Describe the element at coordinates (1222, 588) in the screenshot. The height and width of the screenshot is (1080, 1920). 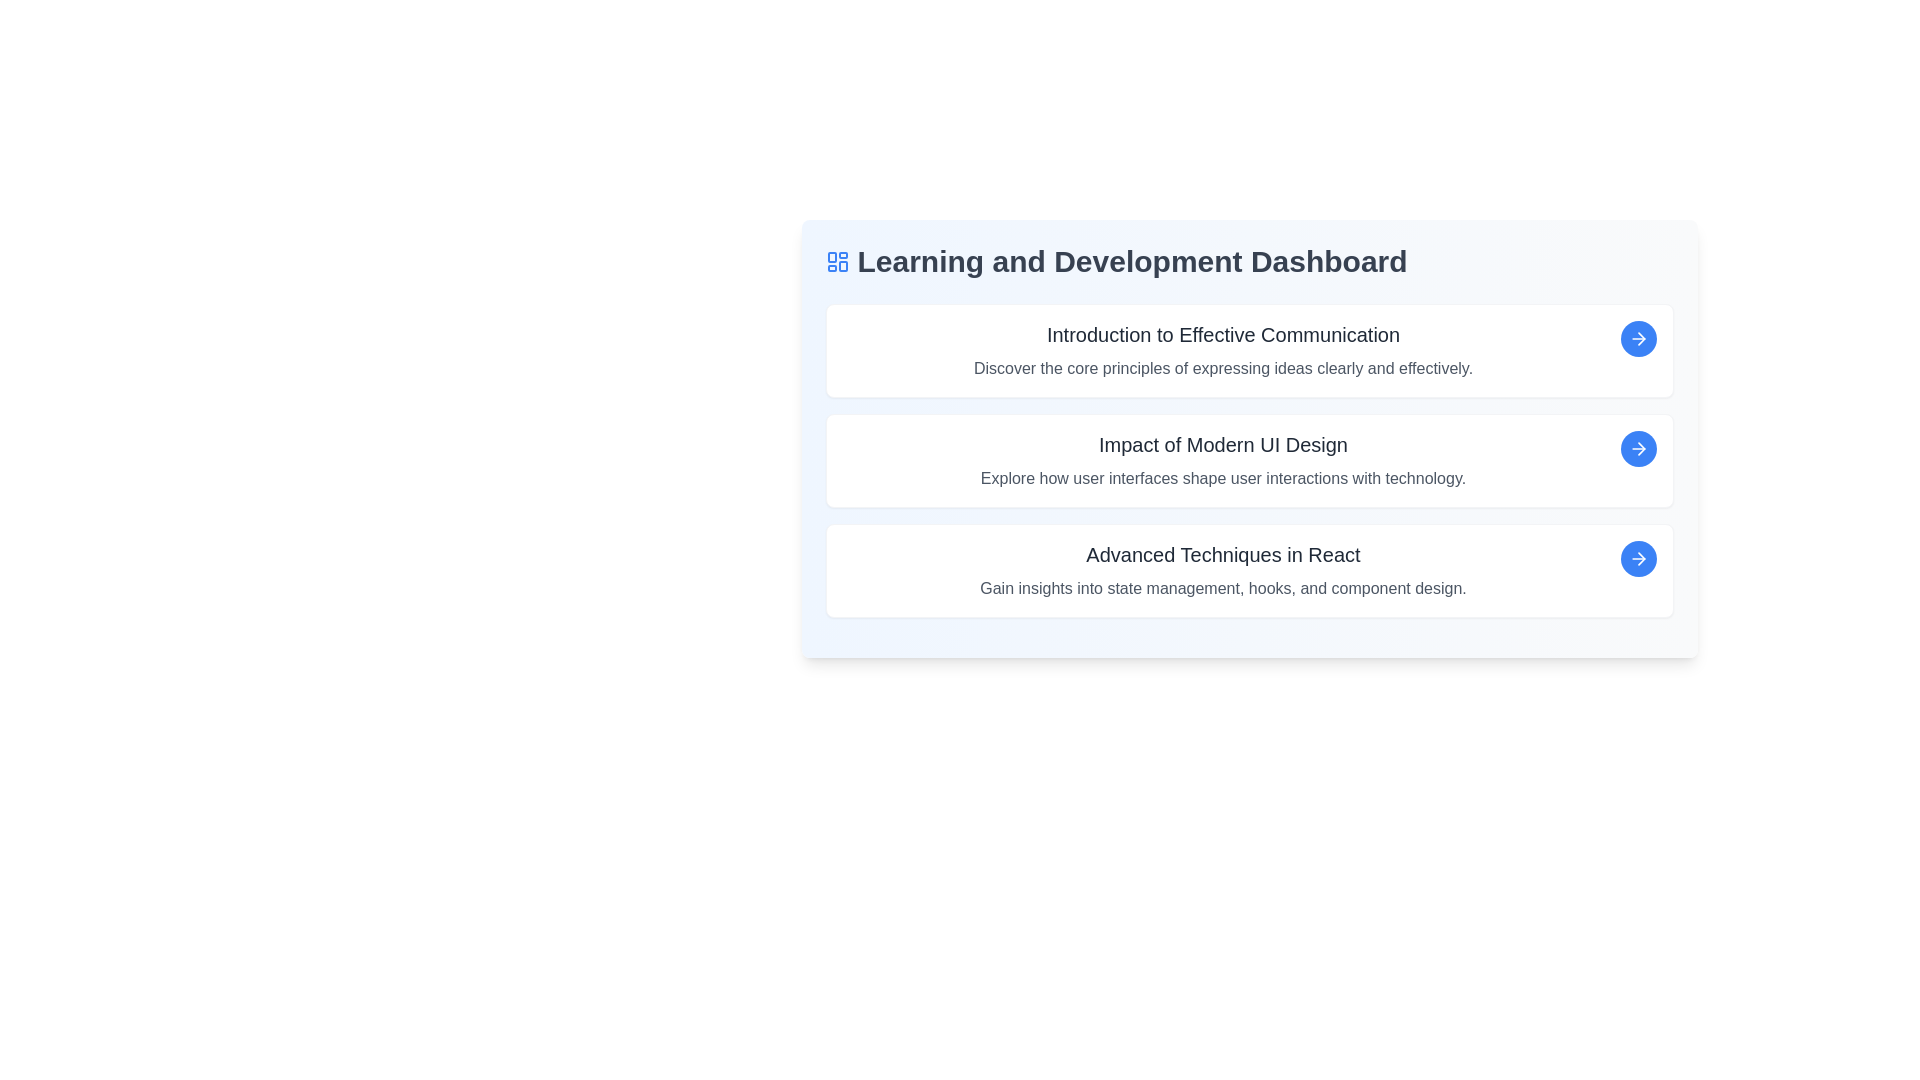
I see `the text element displaying 'Gain insights into state management, hooks, and component design.' which is located below the title 'Advanced Techniques in React' inside the third card of the Learning and Development Dashboard` at that location.